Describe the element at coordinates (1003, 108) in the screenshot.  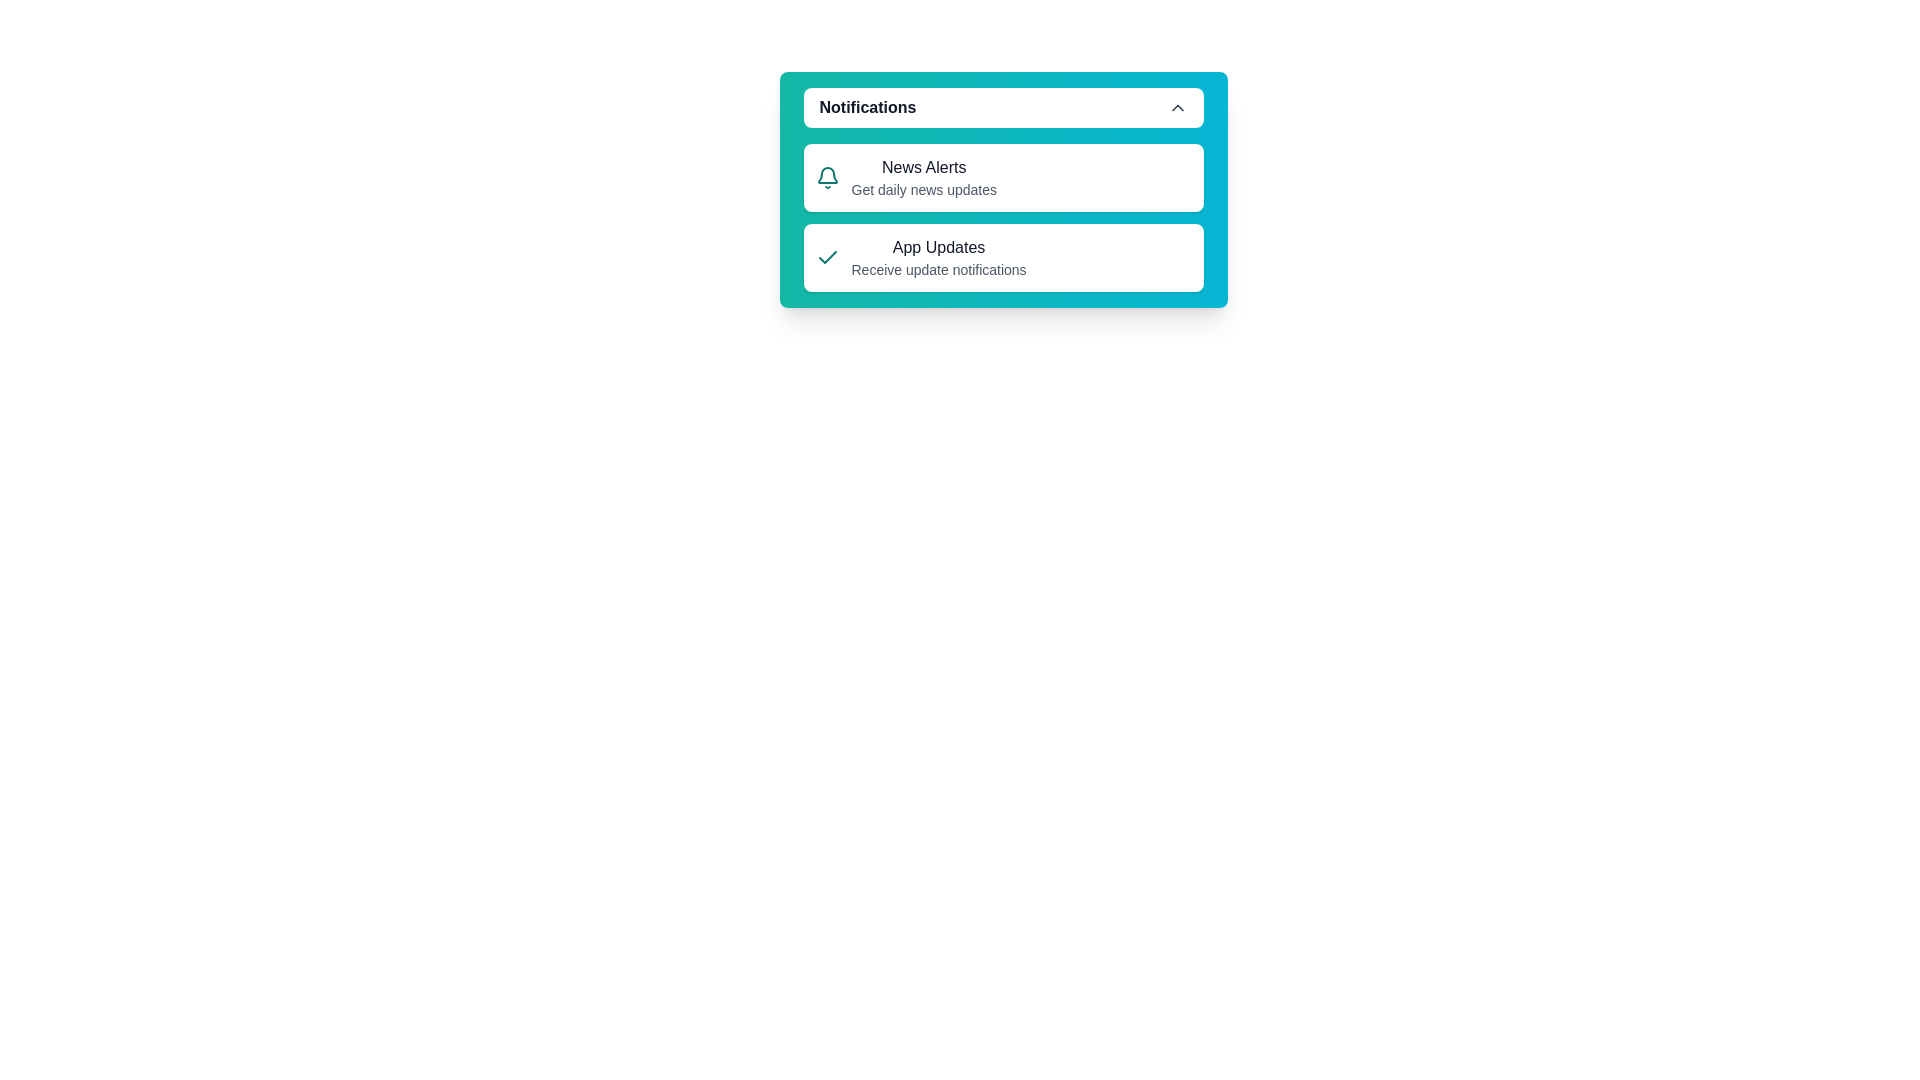
I see `the 'Notifications' button to toggle the visibility of the notification menu` at that location.